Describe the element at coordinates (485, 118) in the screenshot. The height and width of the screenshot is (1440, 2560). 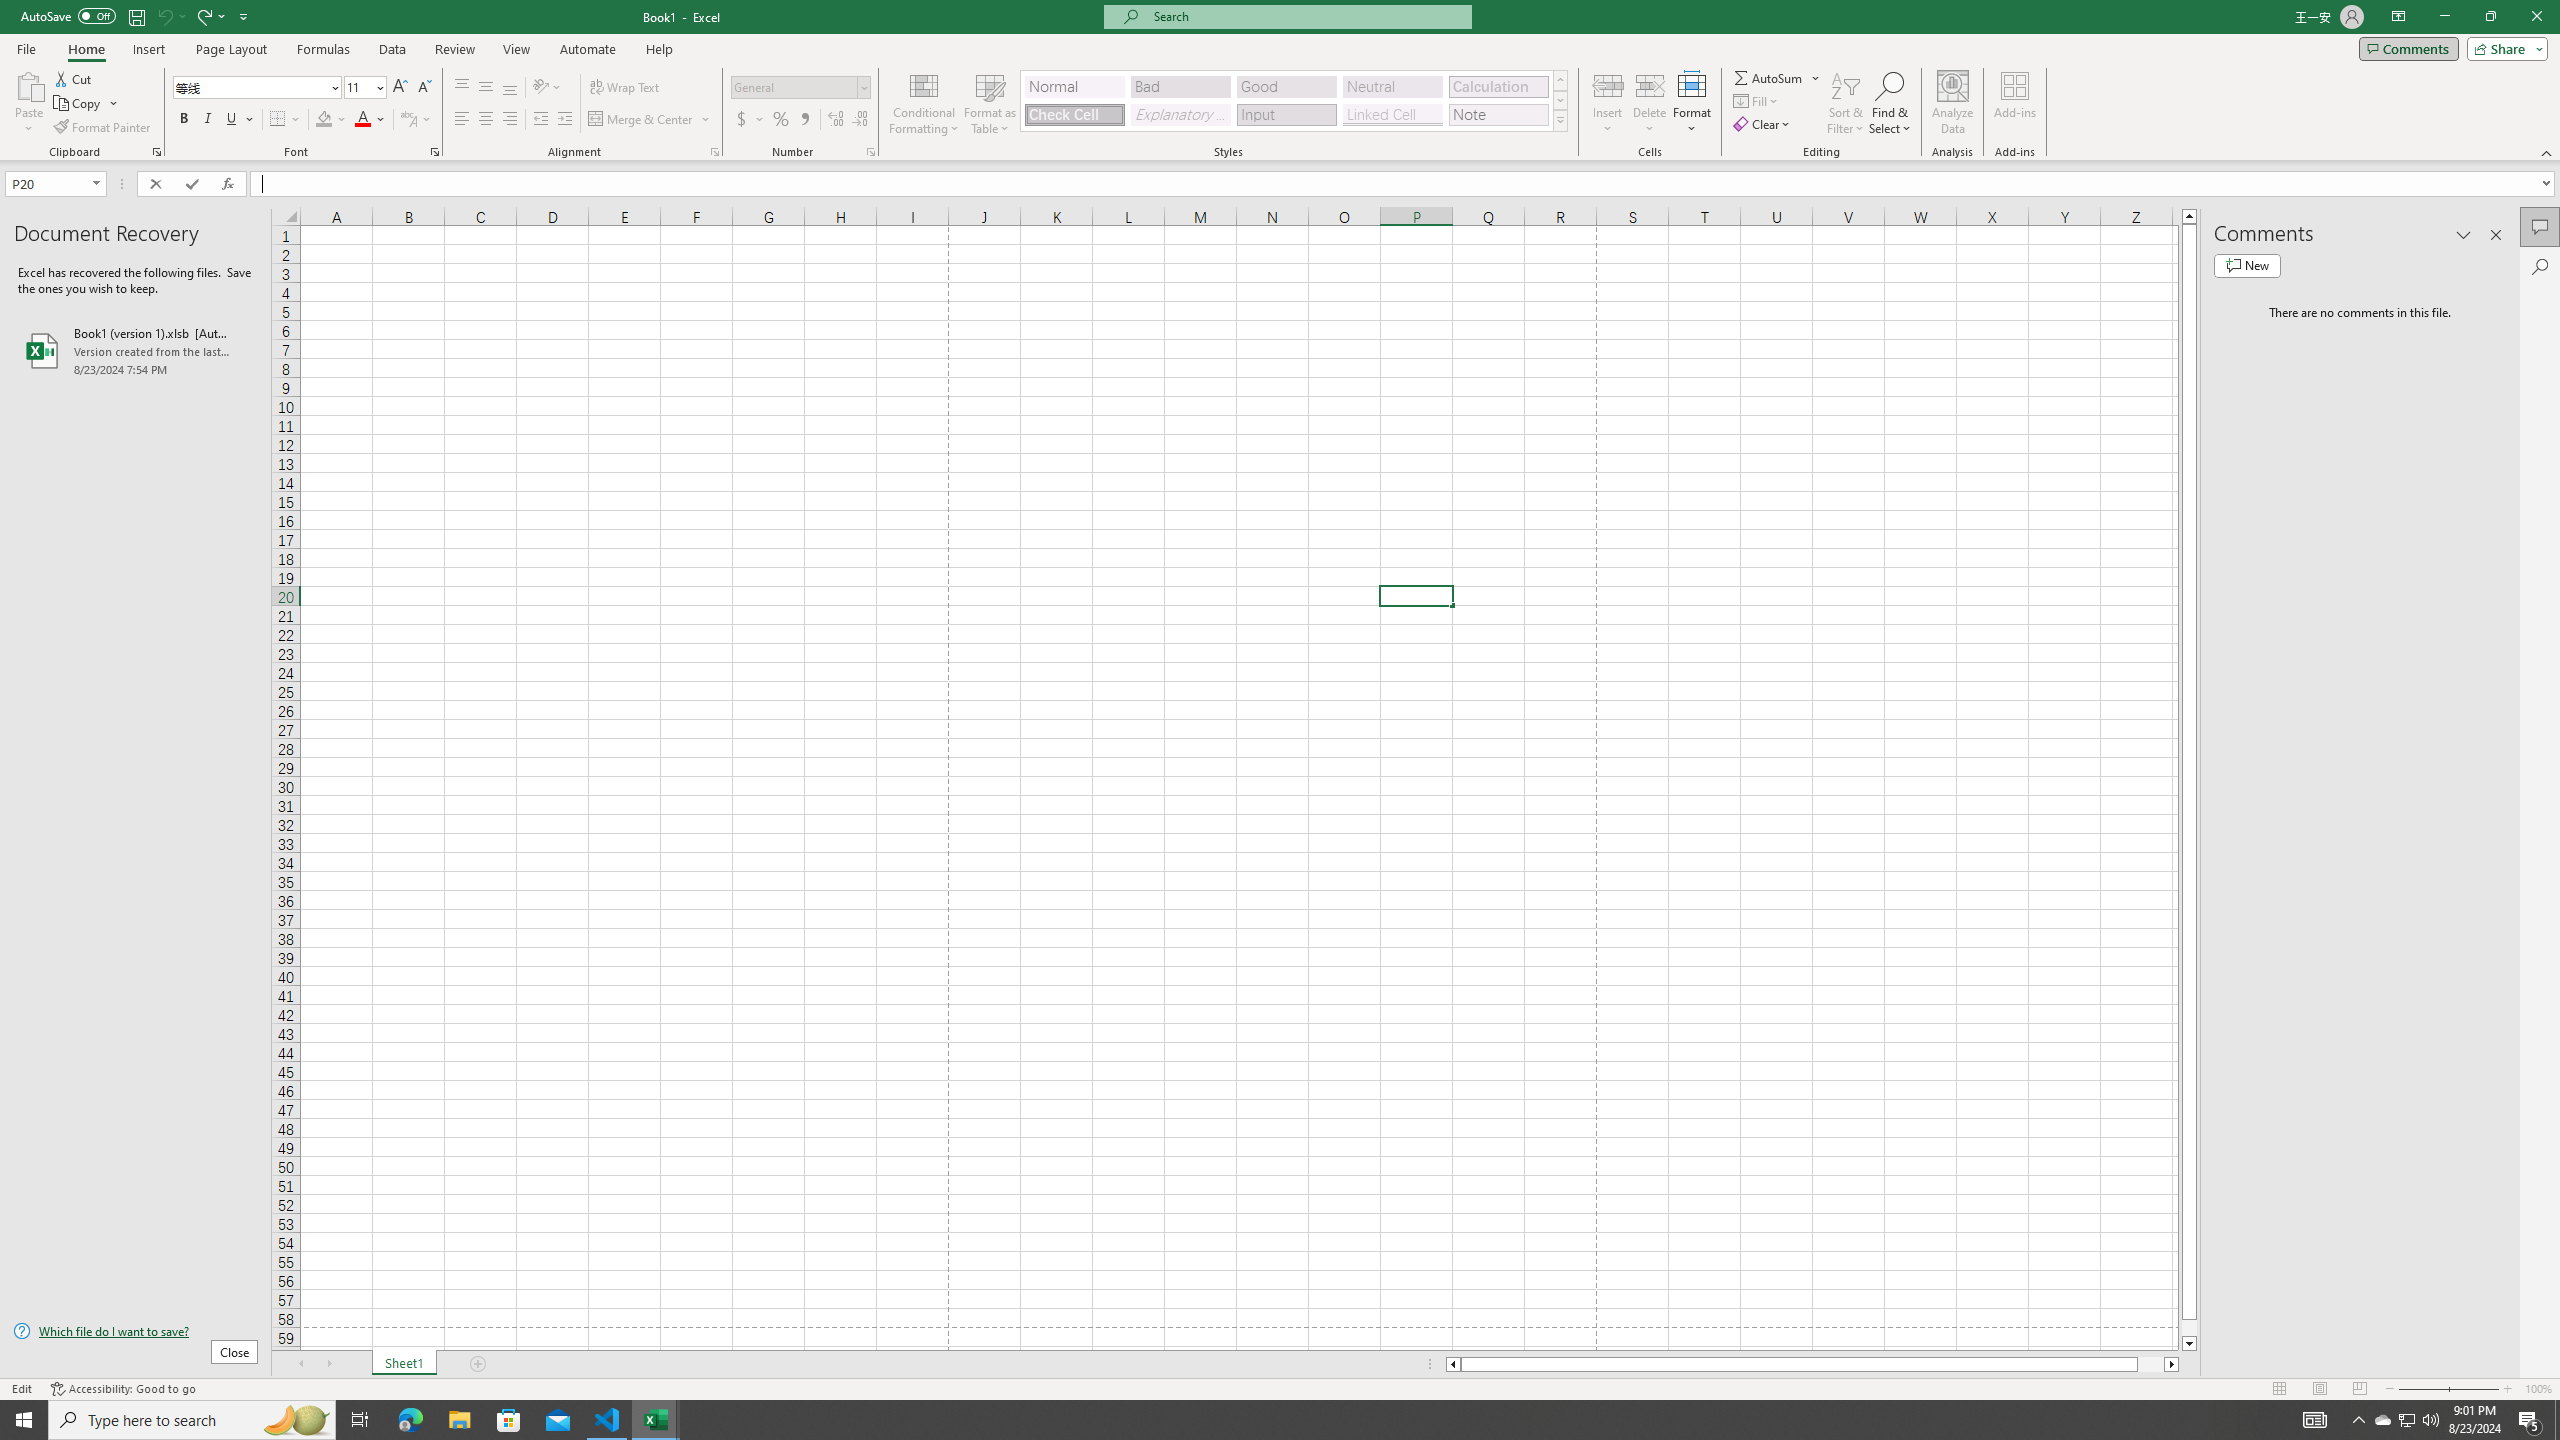
I see `'Center'` at that location.